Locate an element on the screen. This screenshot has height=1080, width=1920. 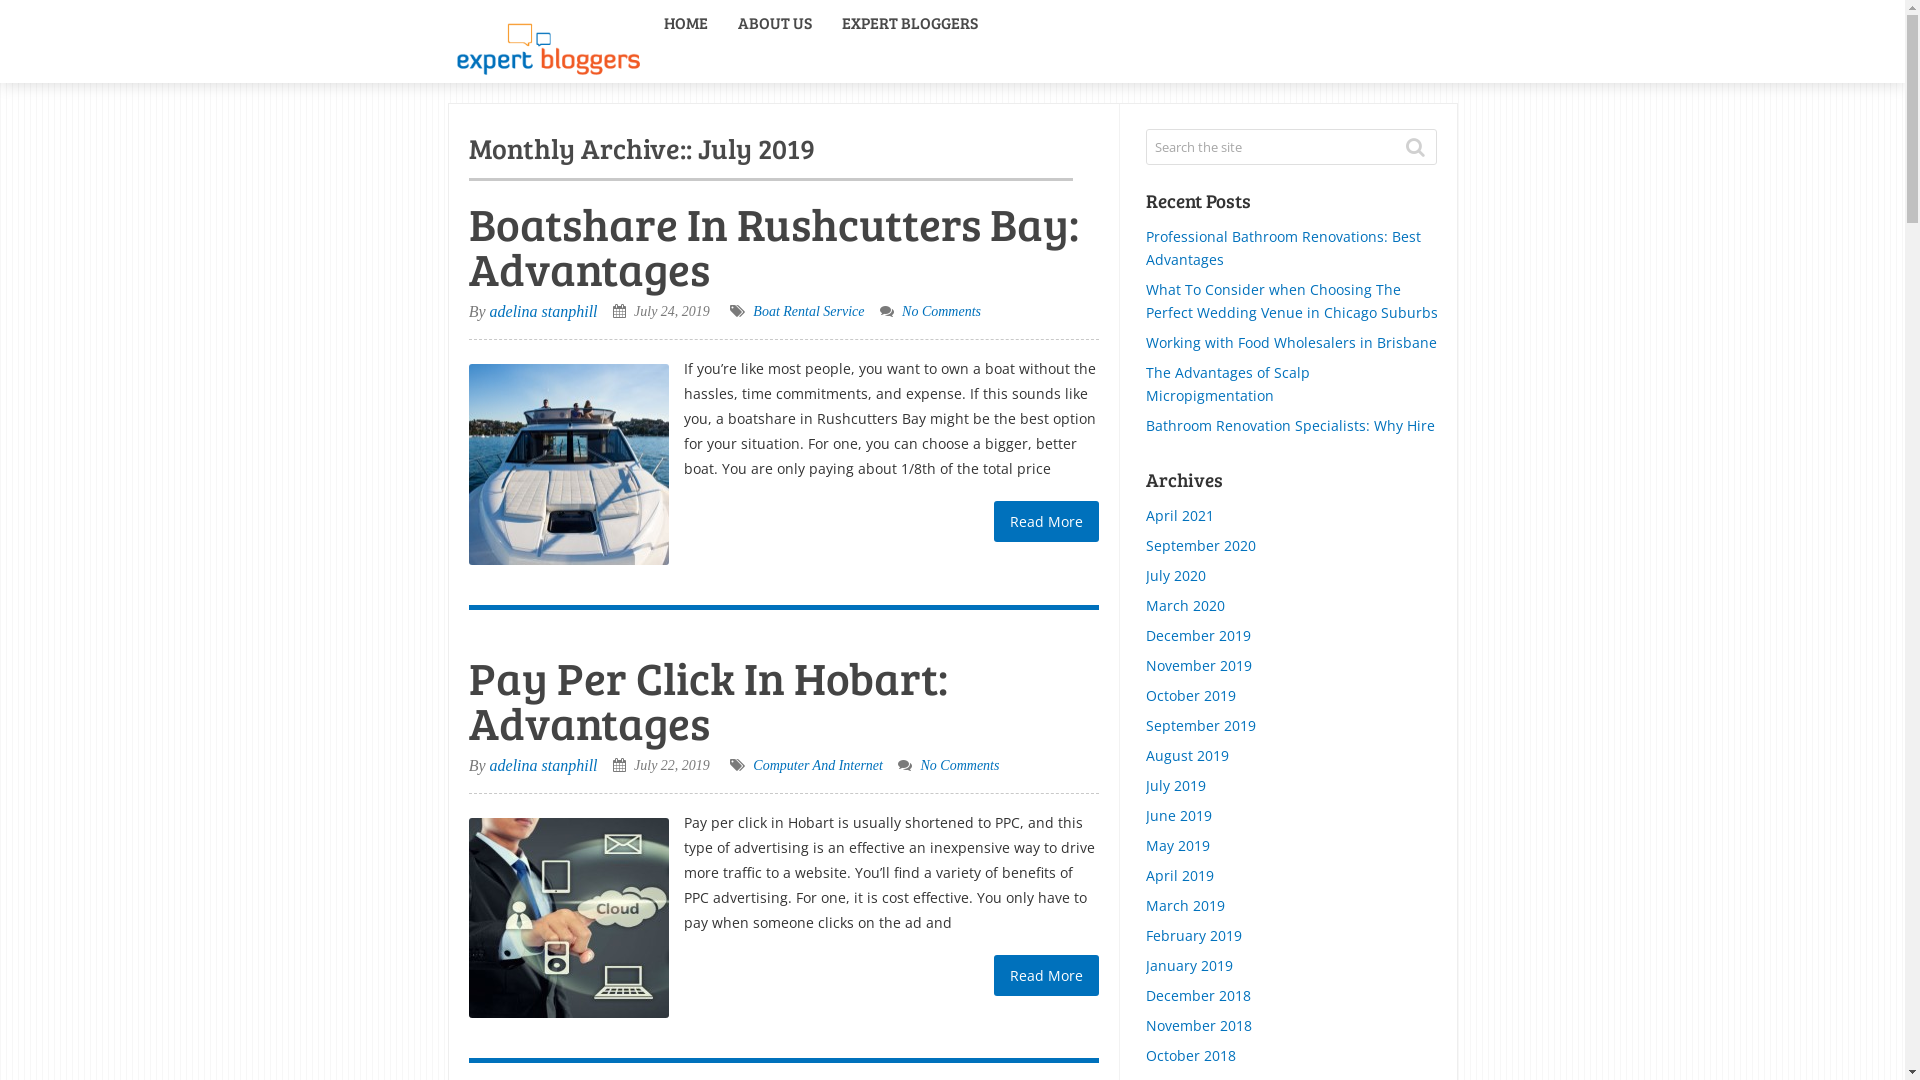
'Bathroom Renovation Specialists: Why Hire' is located at coordinates (1290, 424).